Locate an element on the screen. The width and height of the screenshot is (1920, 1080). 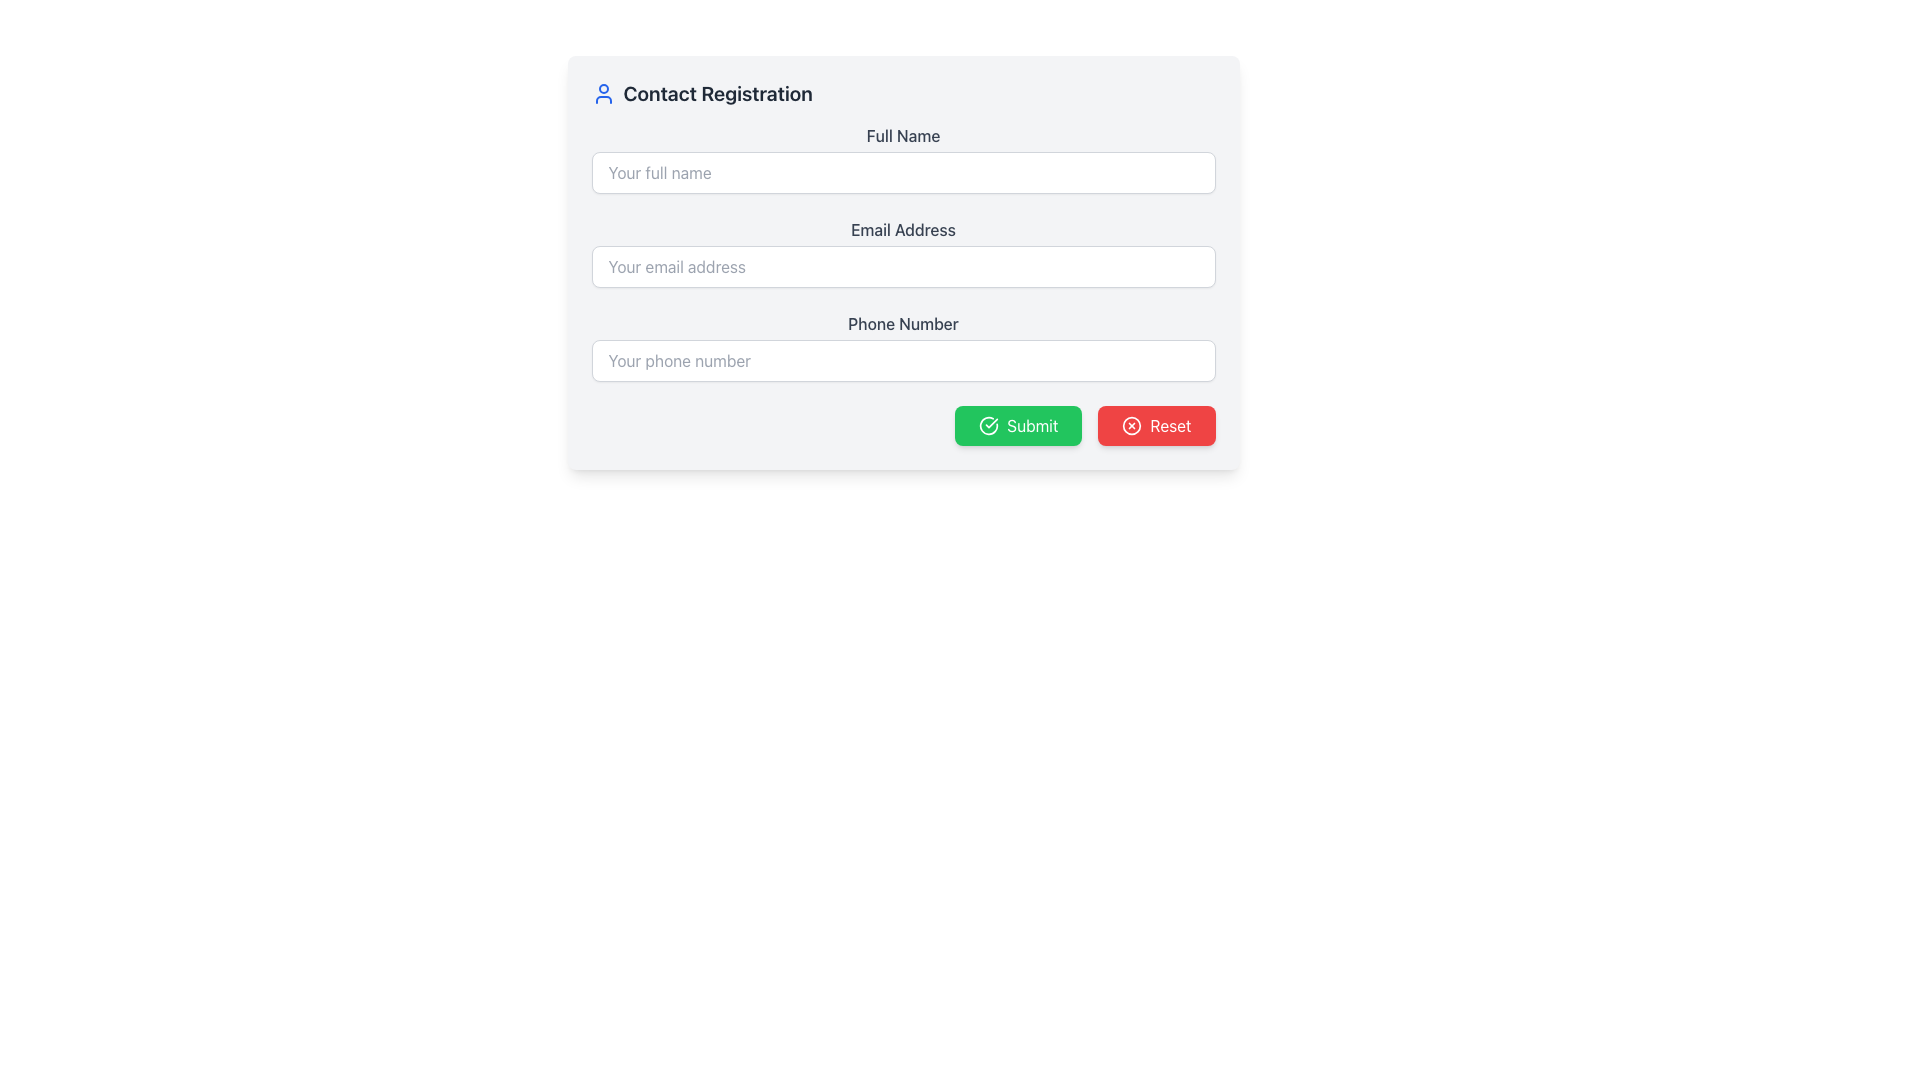
the 'Email Address' label, which is the second label in the form, displayed in dark gray font and positioned above the email input field is located at coordinates (902, 229).